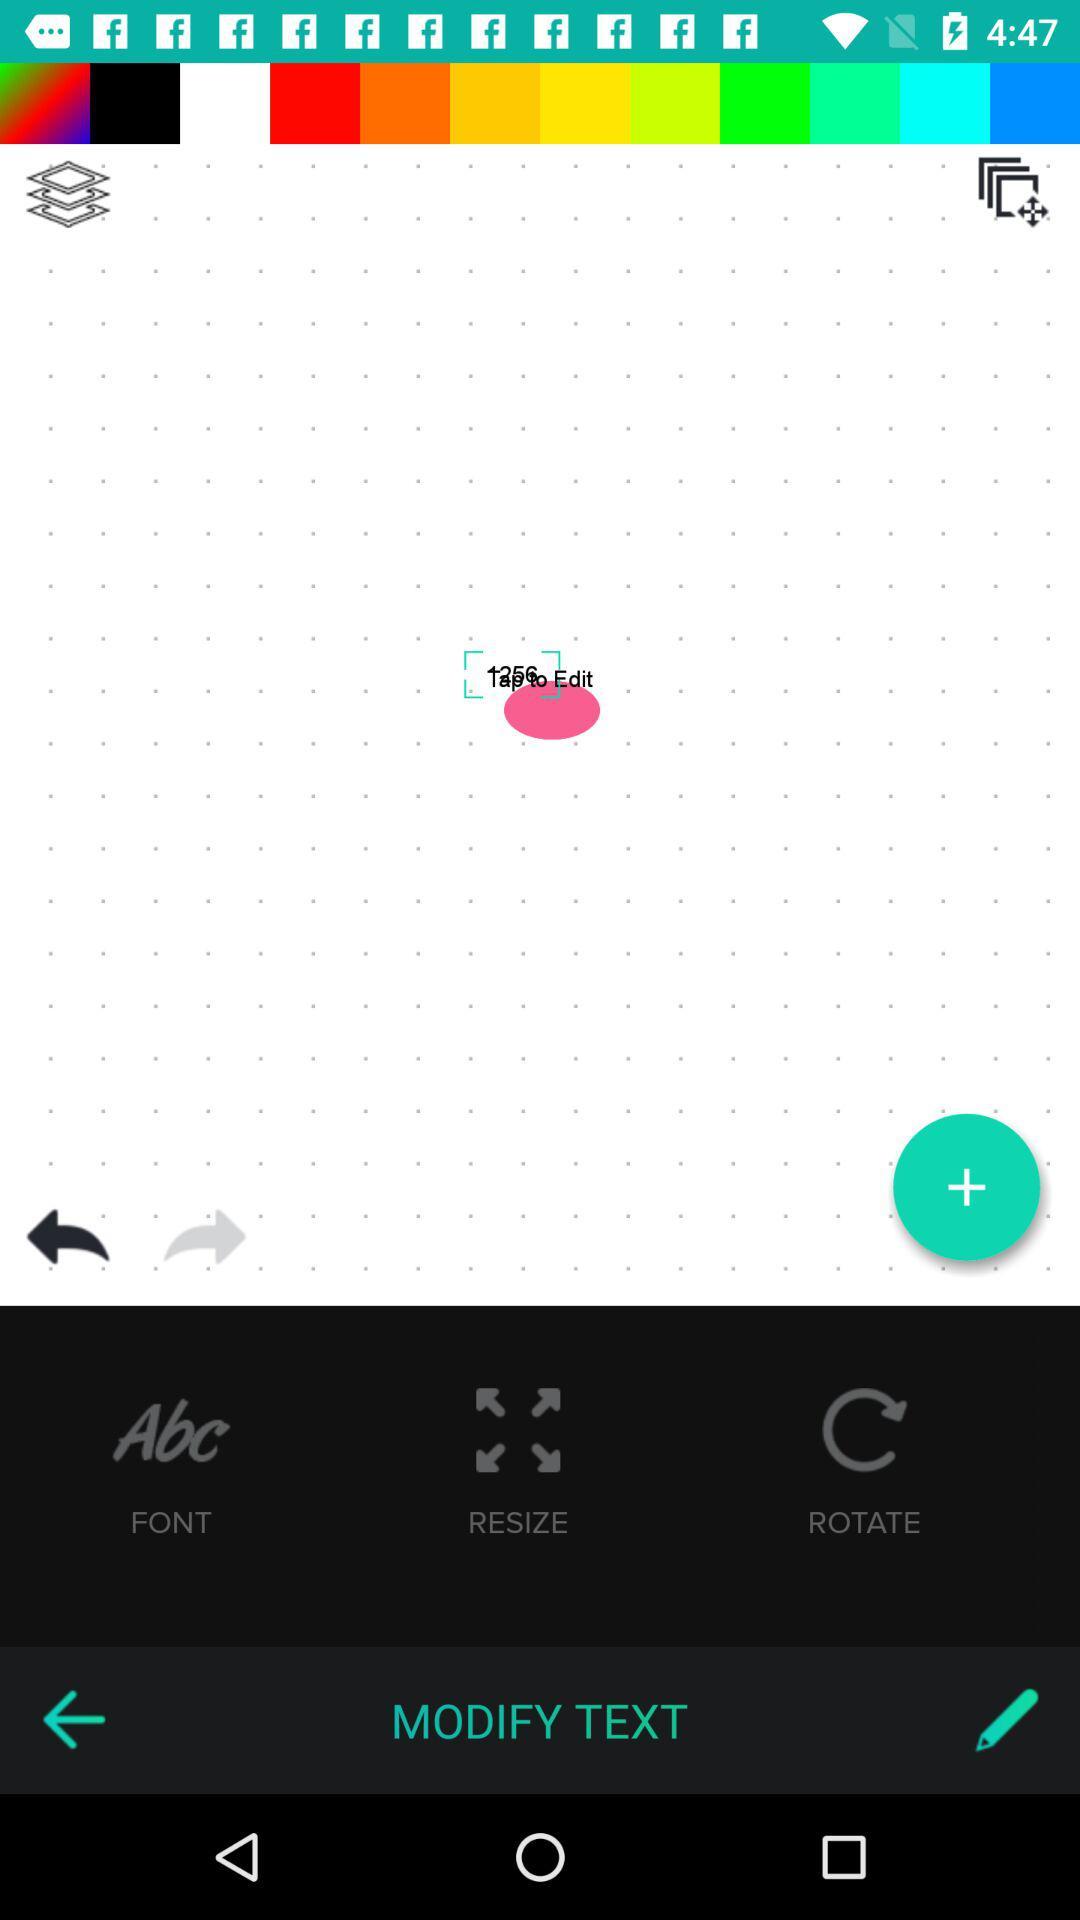  What do you see at coordinates (1013, 192) in the screenshot?
I see `the icon at the top right corner` at bounding box center [1013, 192].